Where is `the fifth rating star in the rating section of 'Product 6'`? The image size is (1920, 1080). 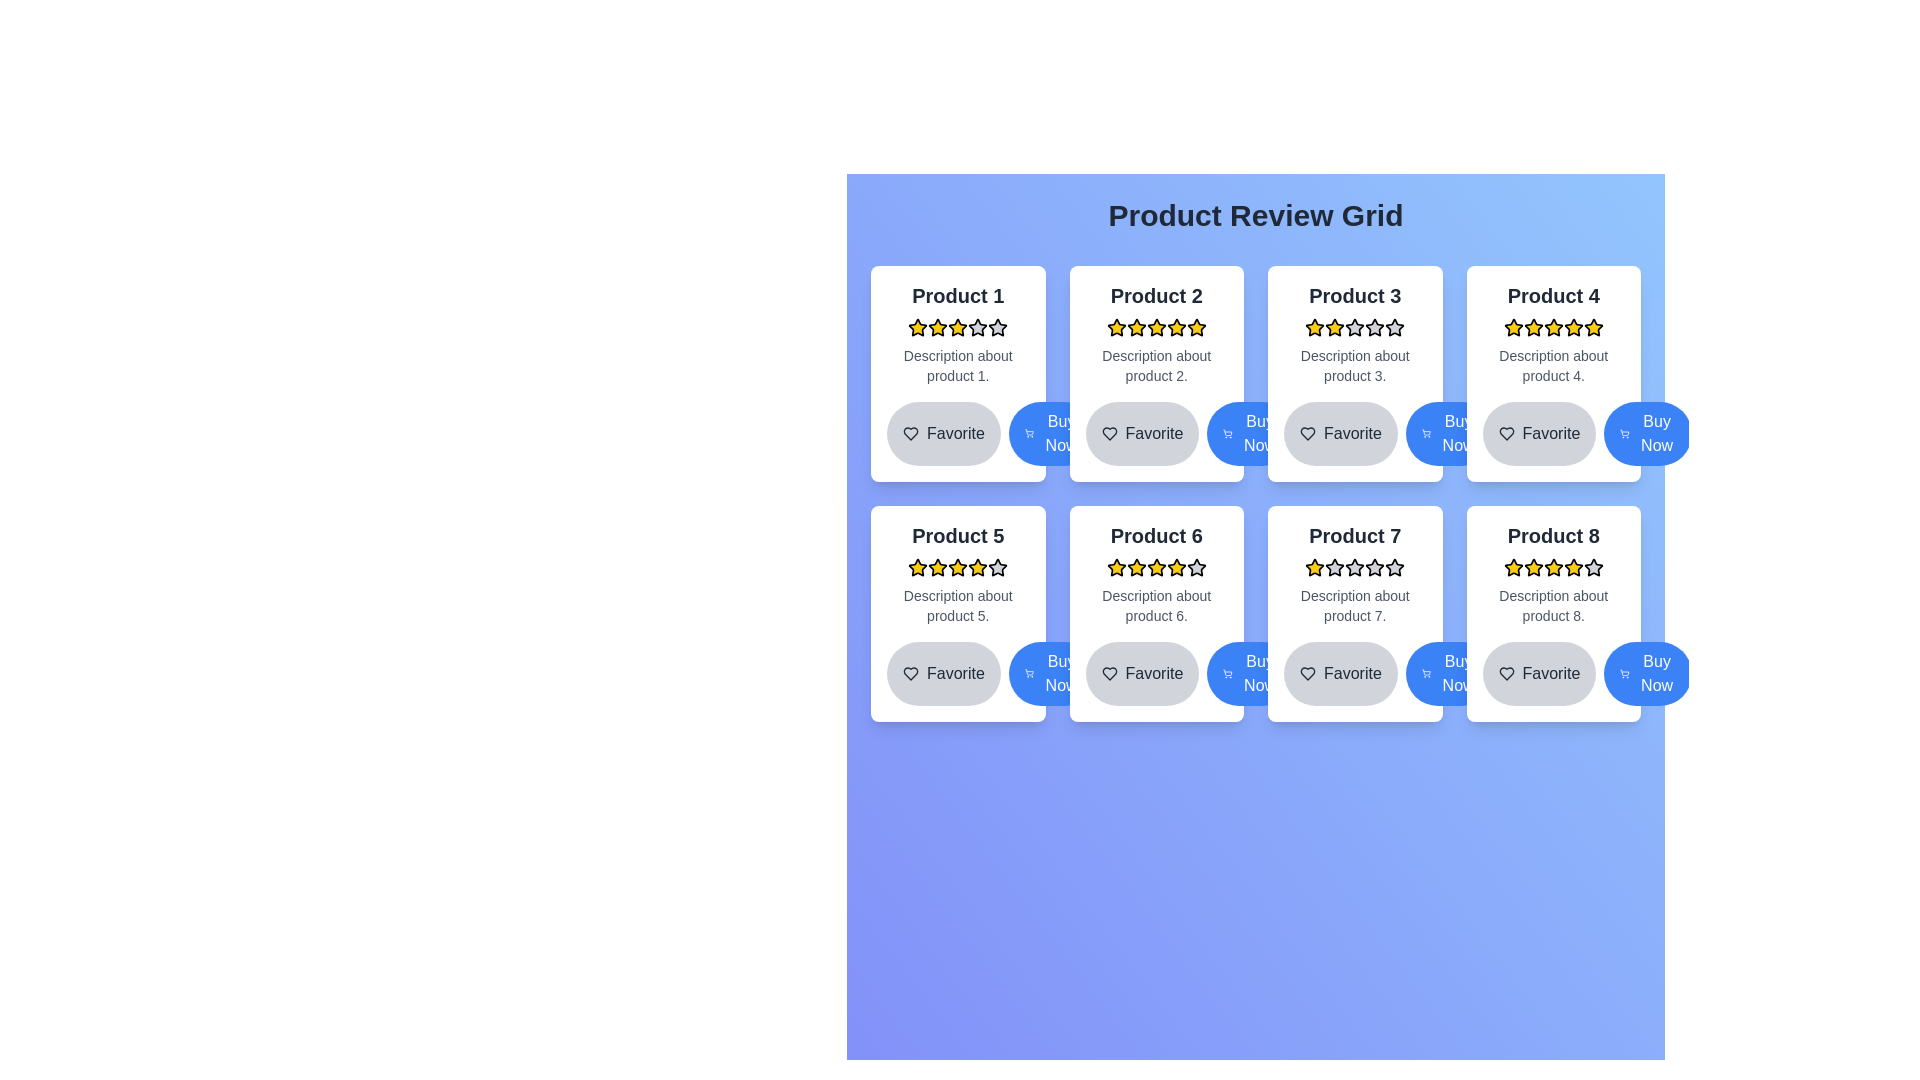
the fifth rating star in the rating section of 'Product 6' is located at coordinates (1176, 567).